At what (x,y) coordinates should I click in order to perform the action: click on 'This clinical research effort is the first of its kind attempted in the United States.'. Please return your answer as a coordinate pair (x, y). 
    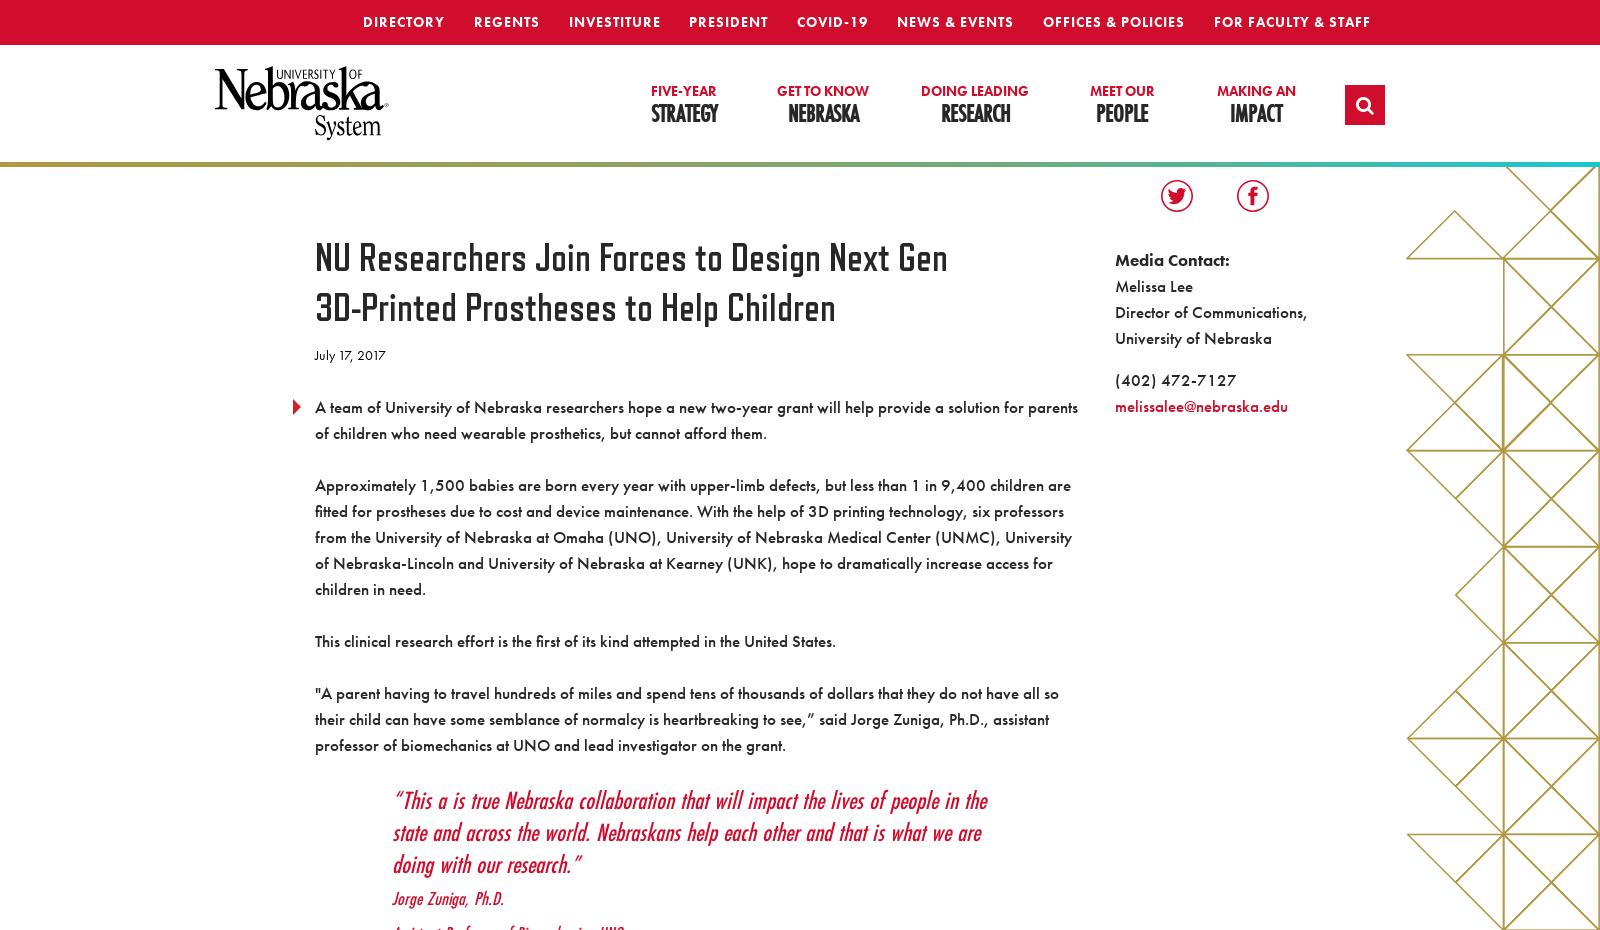
    Looking at the image, I should click on (573, 639).